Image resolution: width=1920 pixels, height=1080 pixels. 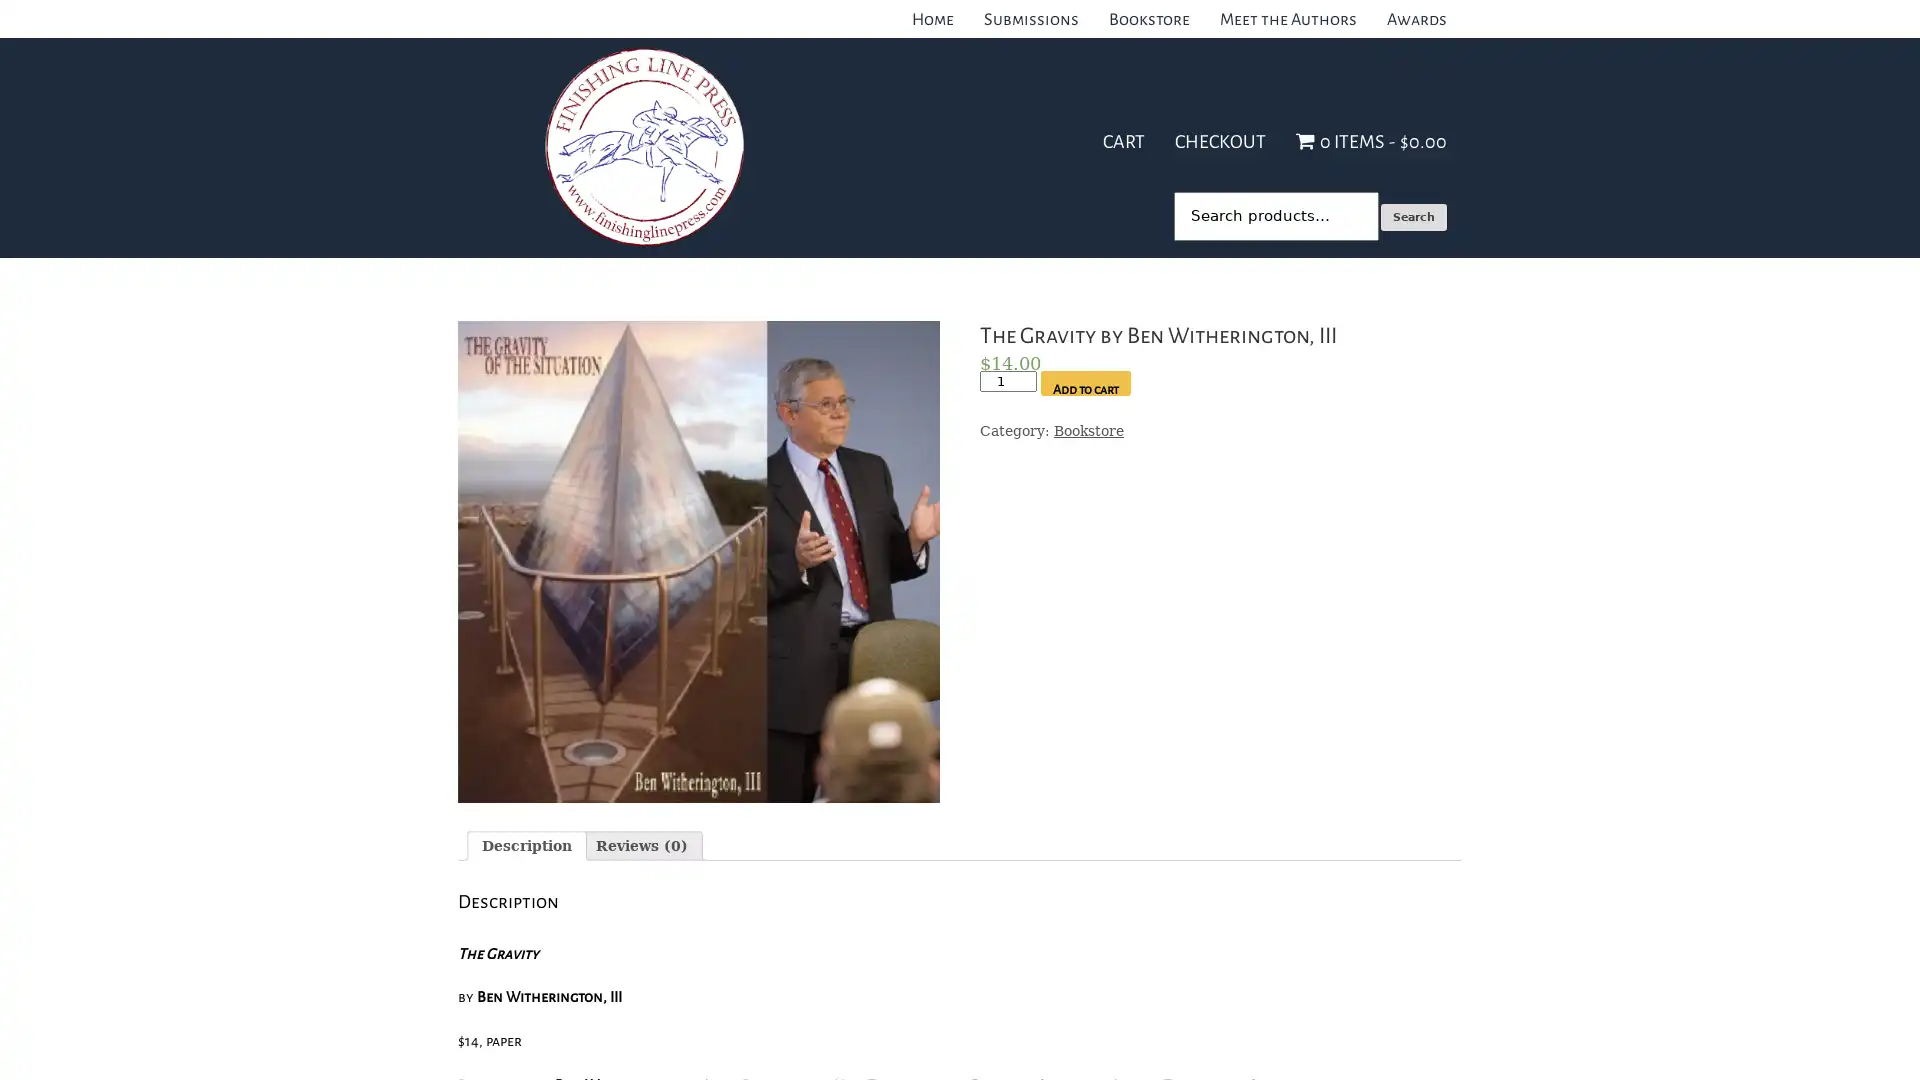 I want to click on Add to cart, so click(x=1083, y=383).